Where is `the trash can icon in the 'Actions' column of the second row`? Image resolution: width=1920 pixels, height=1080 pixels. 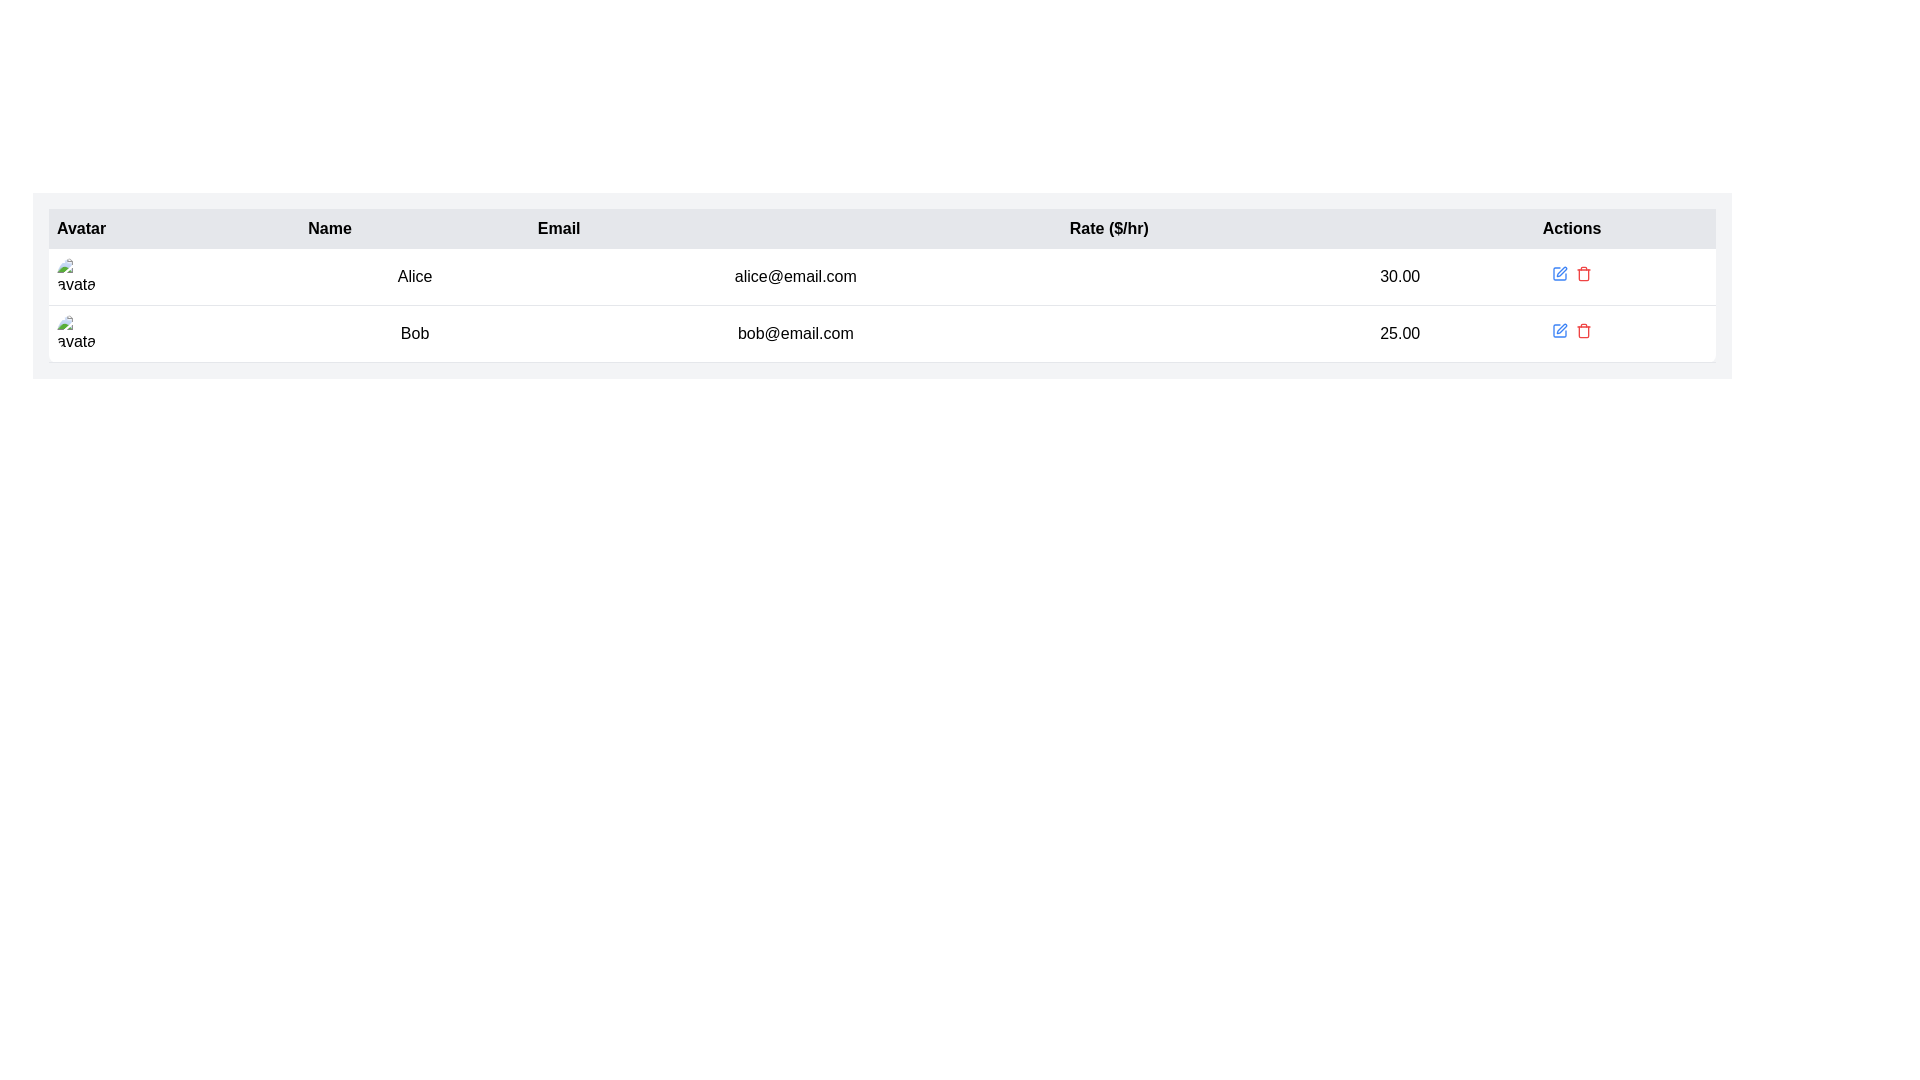 the trash can icon in the 'Actions' column of the second row is located at coordinates (1583, 275).